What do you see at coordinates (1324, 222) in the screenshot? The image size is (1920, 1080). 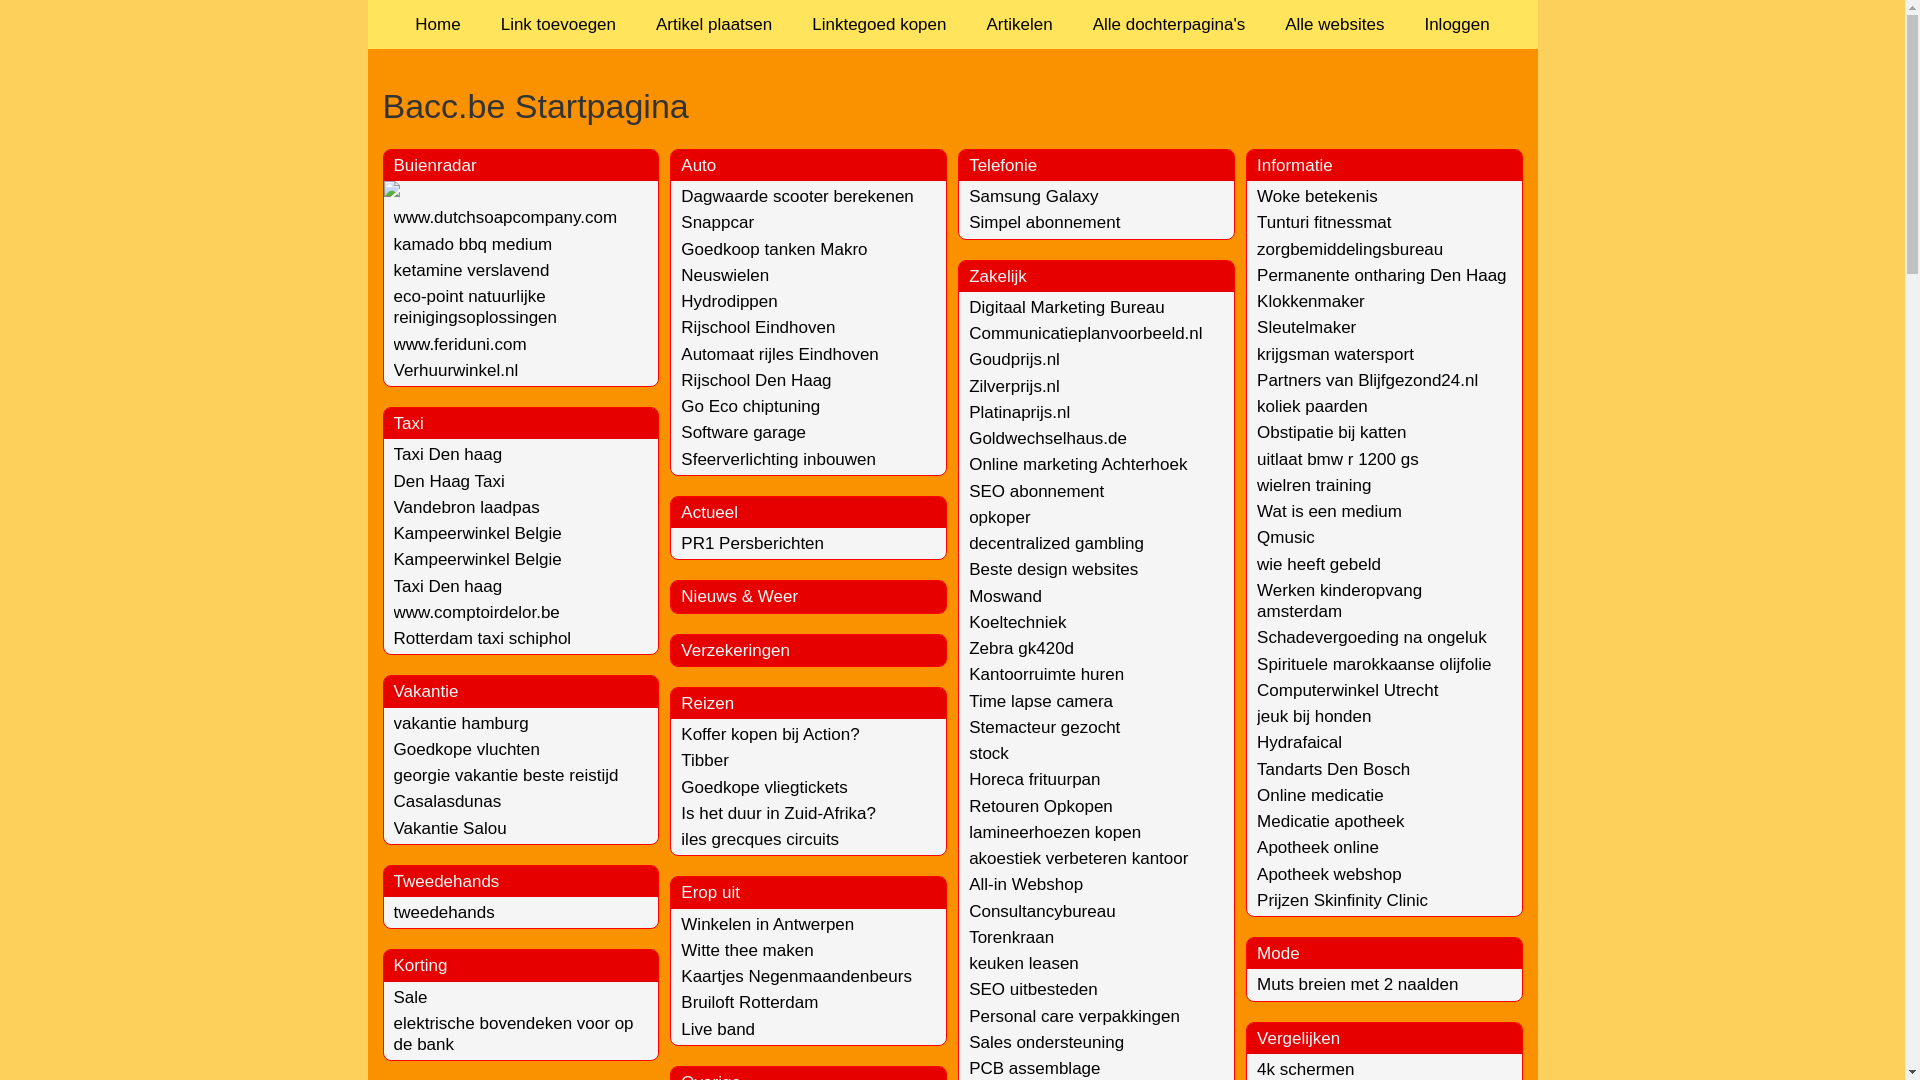 I see `'Tunturi fitnessmat'` at bounding box center [1324, 222].